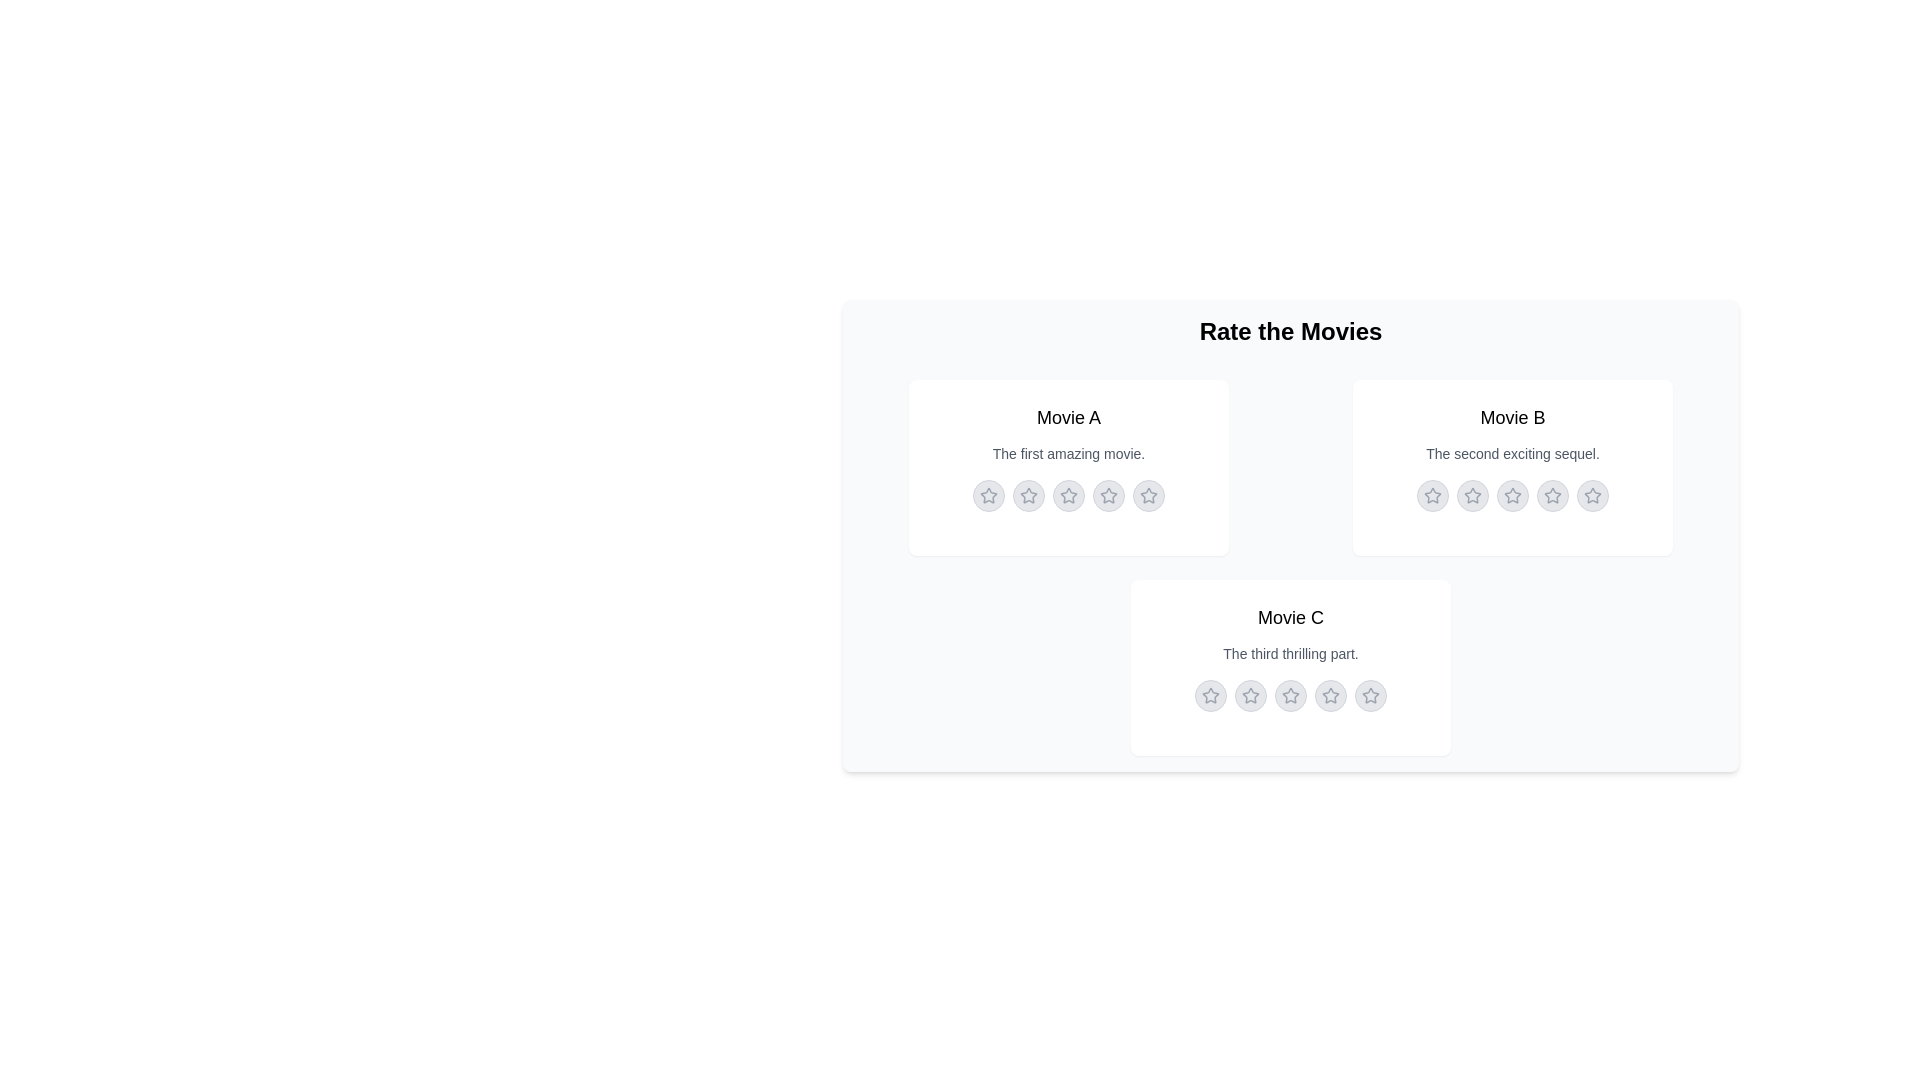 The image size is (1920, 1080). What do you see at coordinates (1432, 495) in the screenshot?
I see `the first star-shaped rating icon with a black outline under the 'Movie B' section to give it focus` at bounding box center [1432, 495].